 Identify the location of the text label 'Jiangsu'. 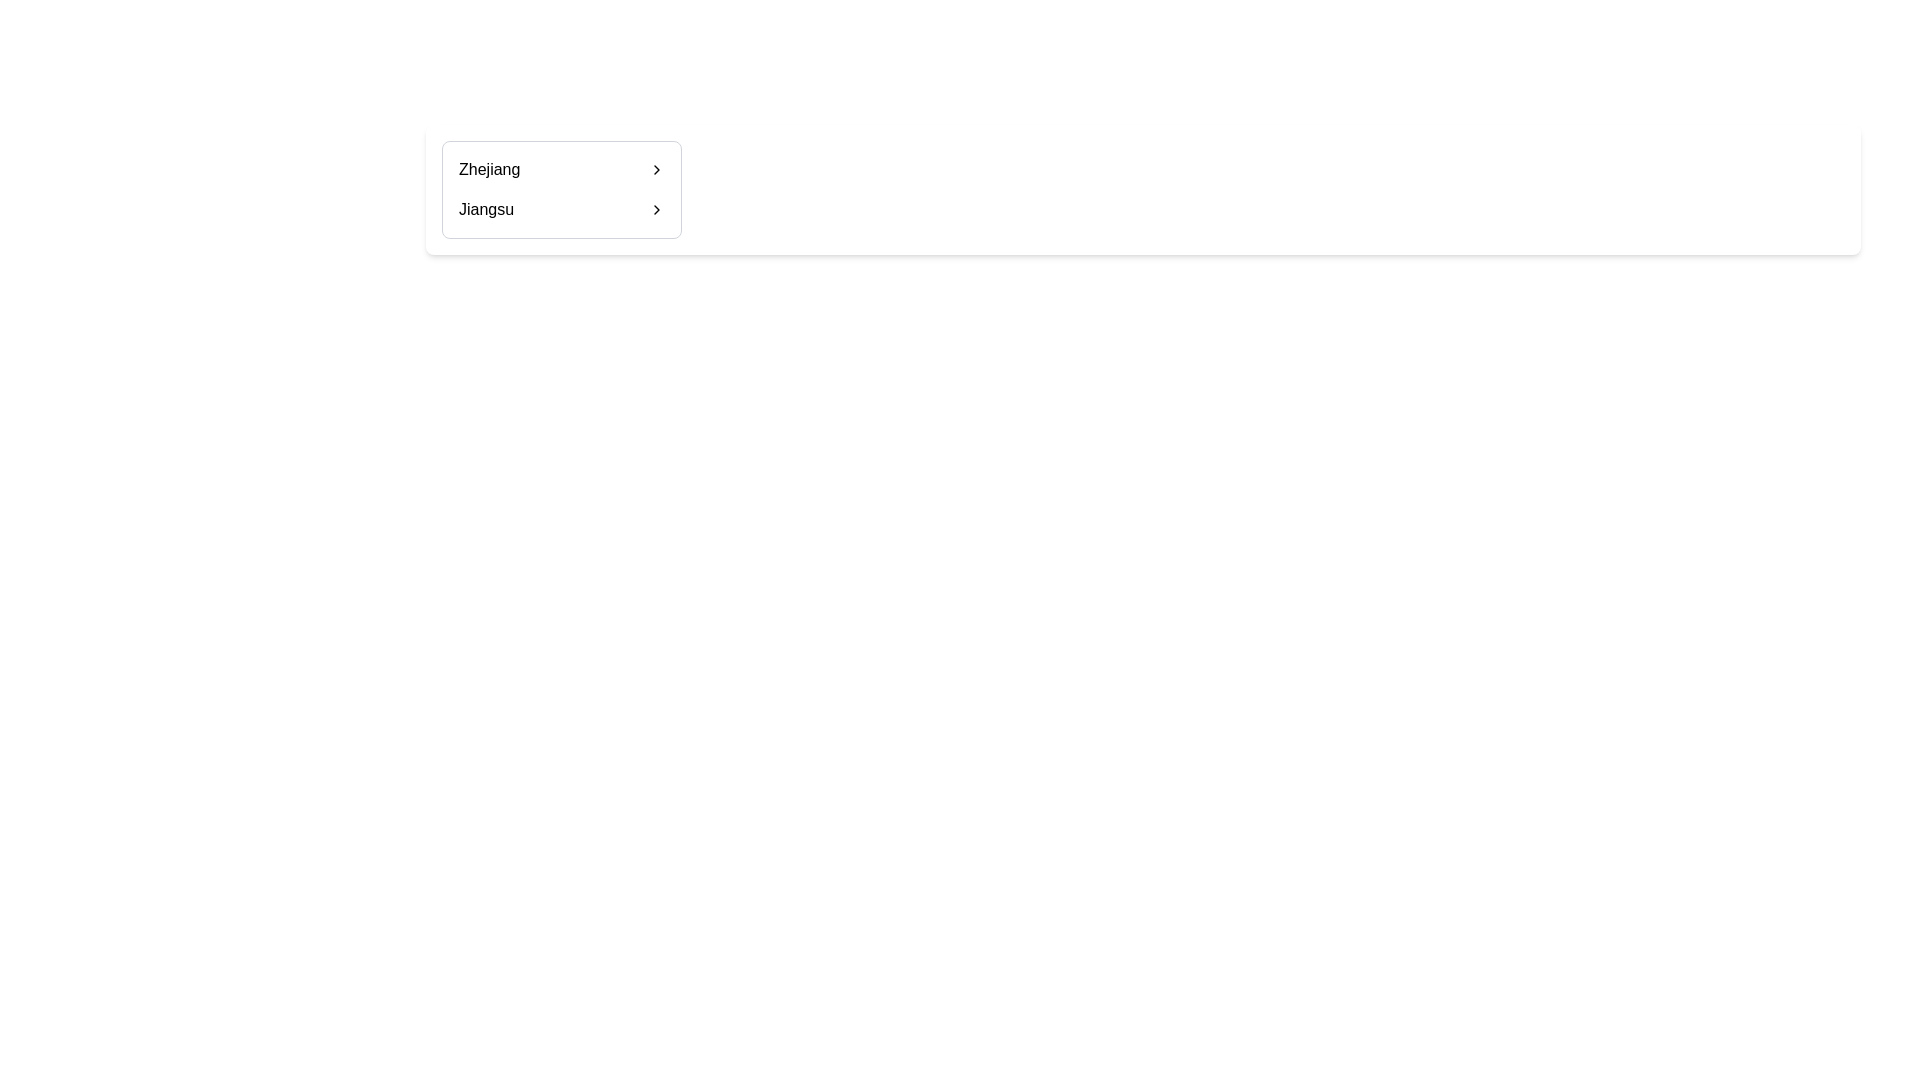
(486, 209).